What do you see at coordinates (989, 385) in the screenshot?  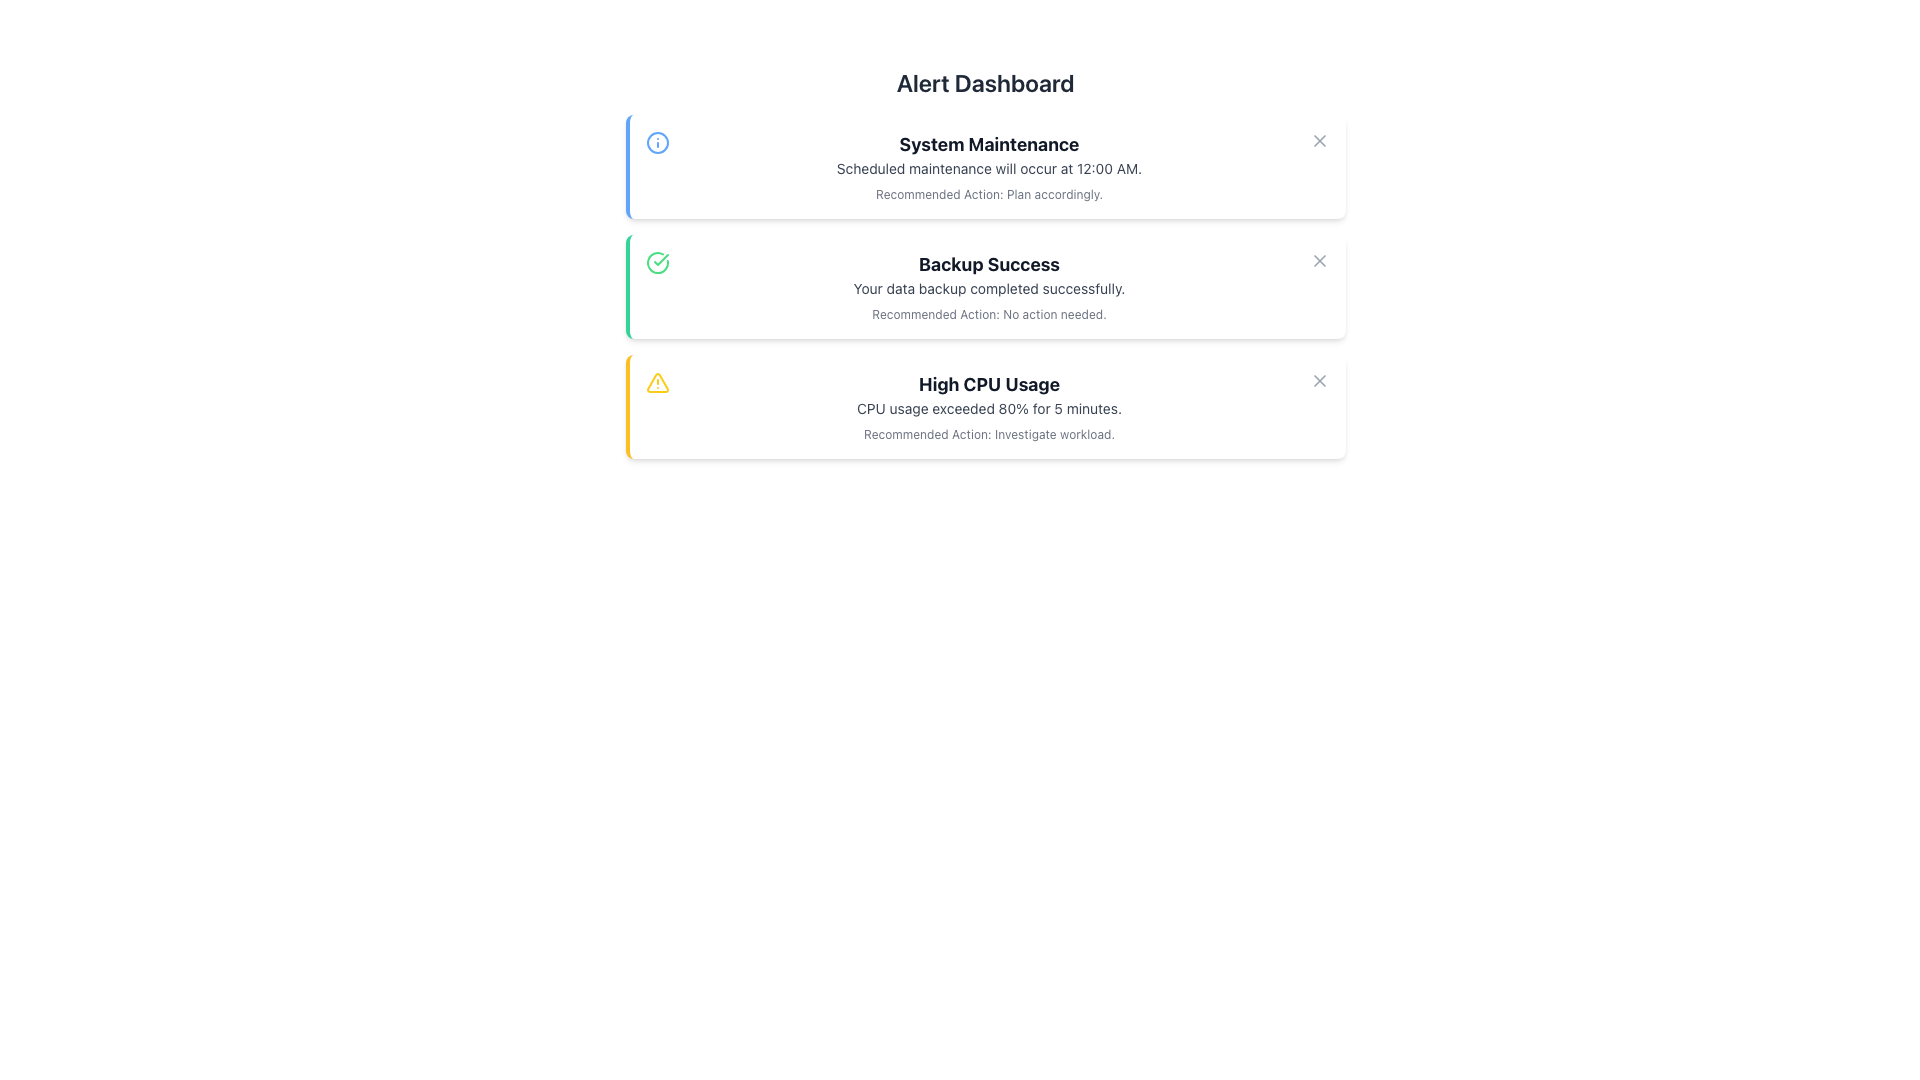 I see `the text label that serves as the title of the alert regarding high CPU usage, positioned at the top of the alert box` at bounding box center [989, 385].